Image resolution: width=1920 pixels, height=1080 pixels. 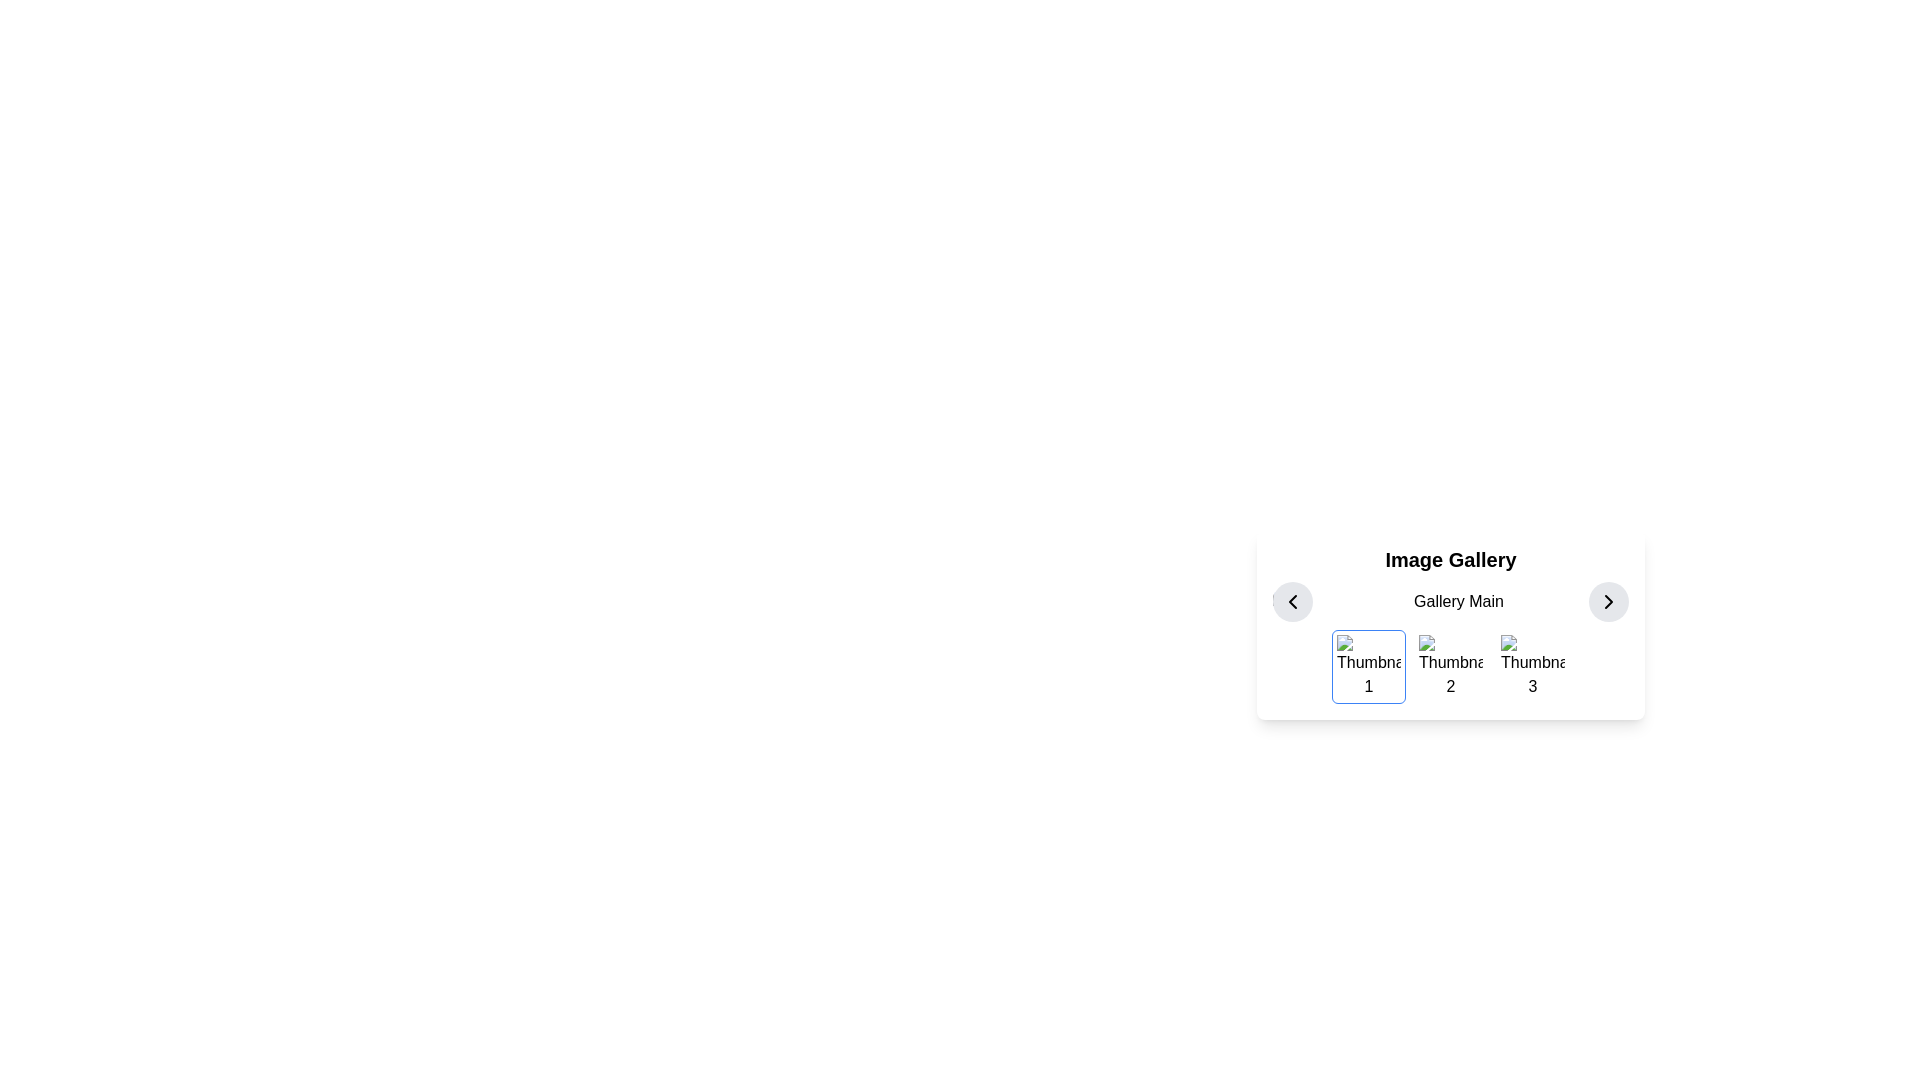 I want to click on the navigation control button located on the right end of the image gallery section to proceed to the next set of items in the gallery, so click(x=1608, y=600).